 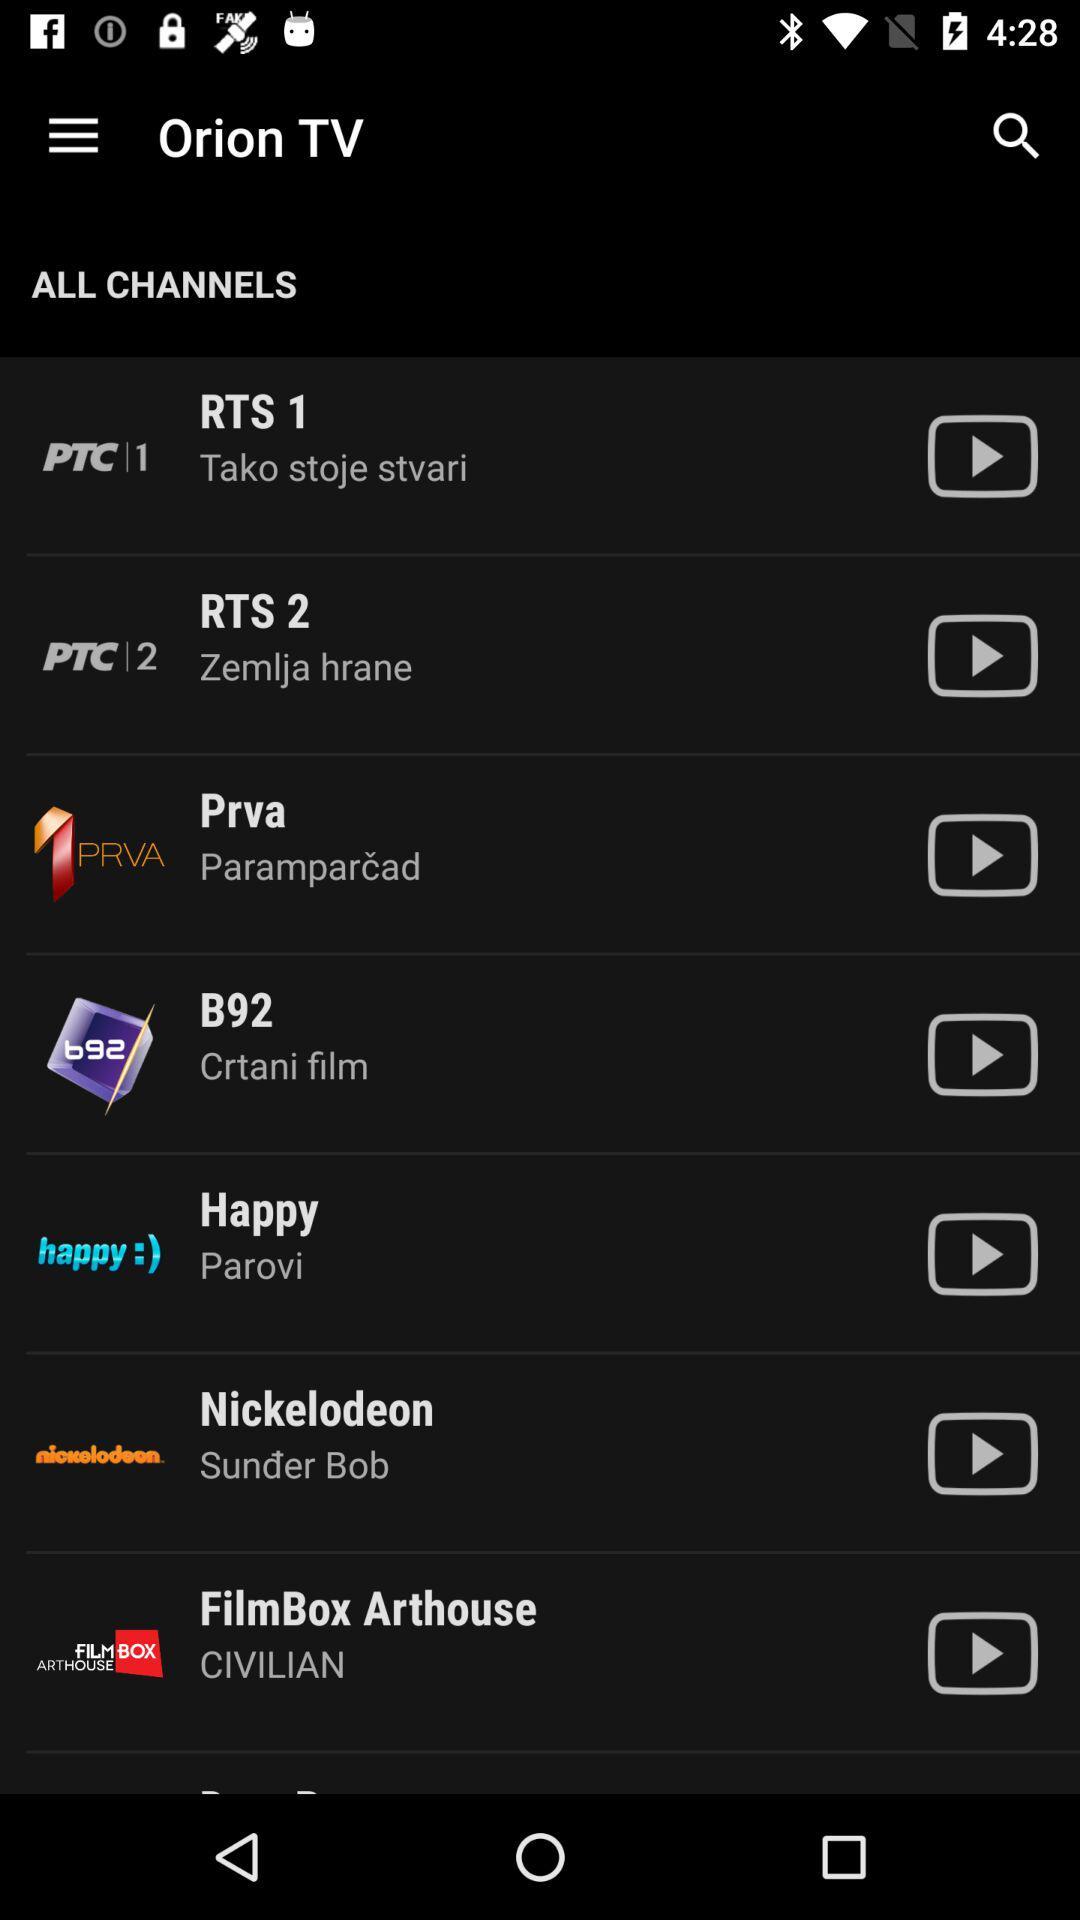 I want to click on selection, so click(x=981, y=1453).